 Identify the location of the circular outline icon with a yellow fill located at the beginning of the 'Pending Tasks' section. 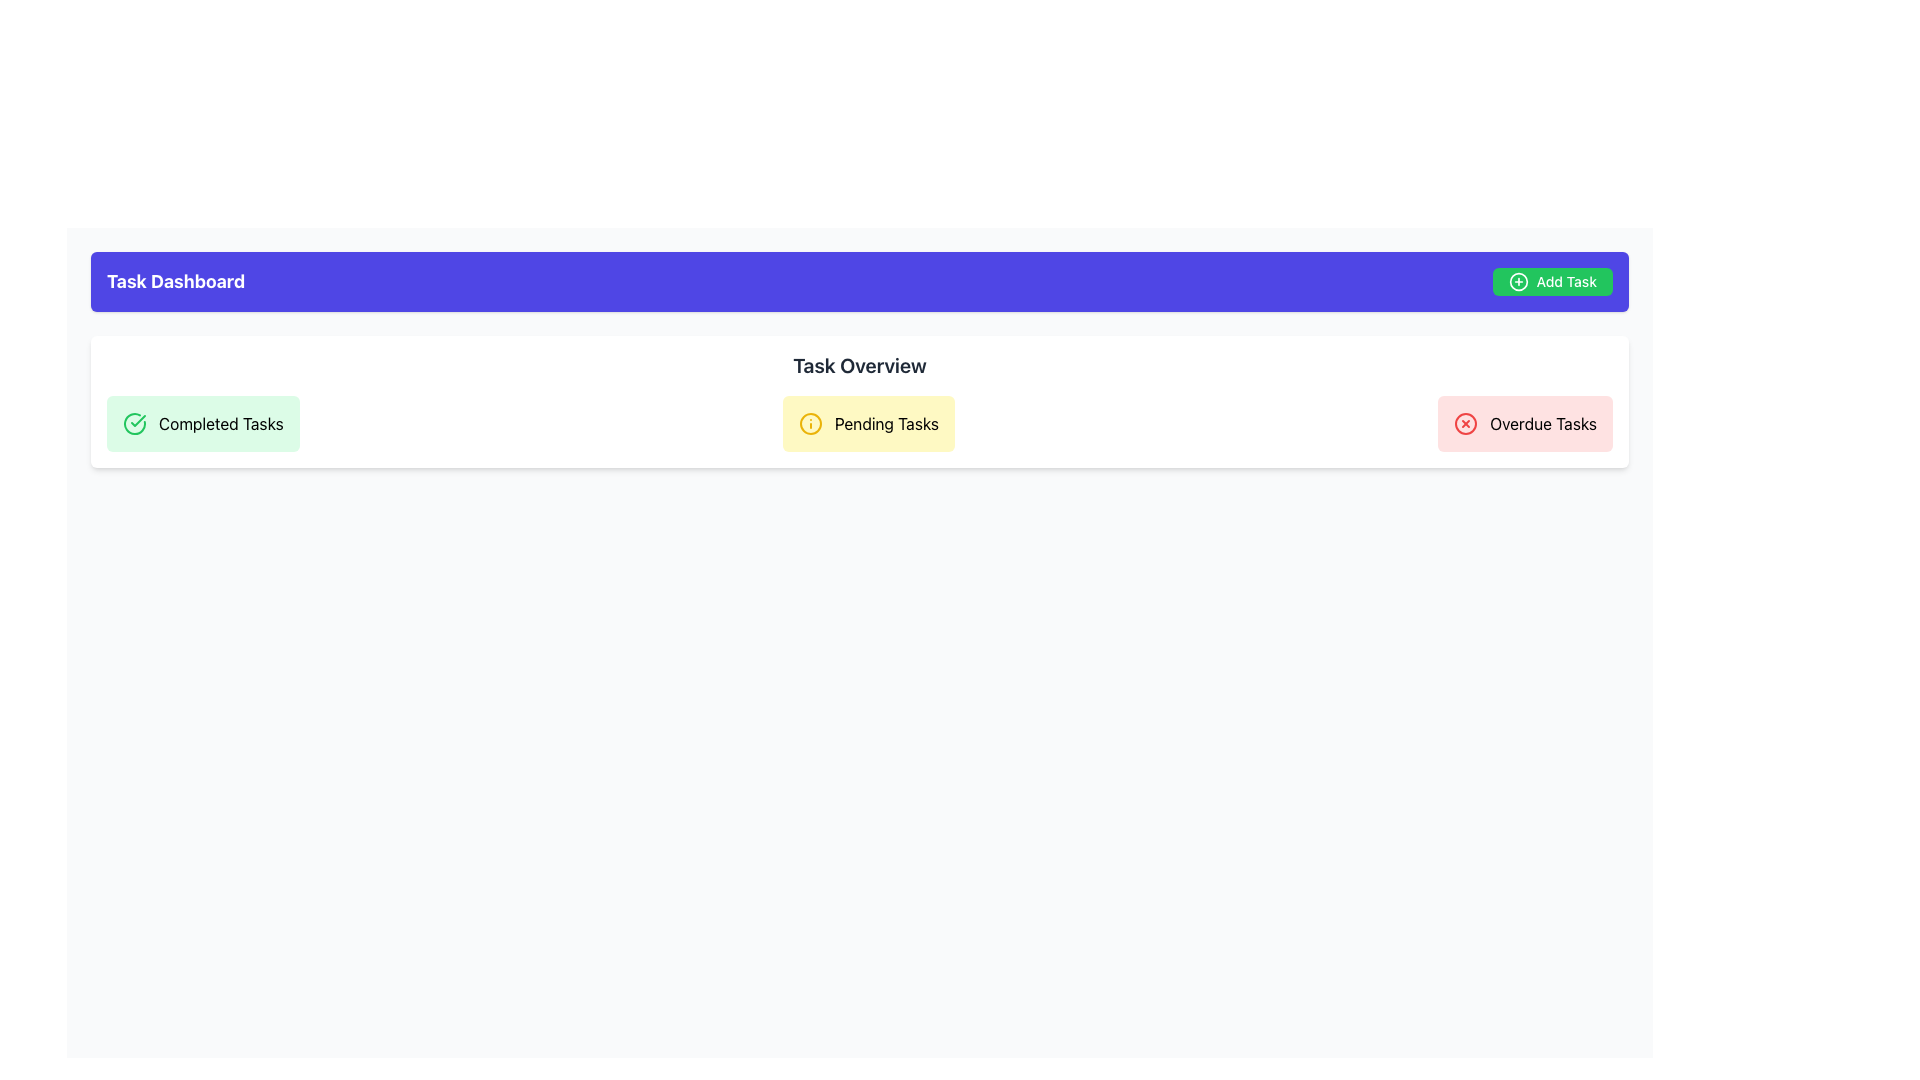
(810, 423).